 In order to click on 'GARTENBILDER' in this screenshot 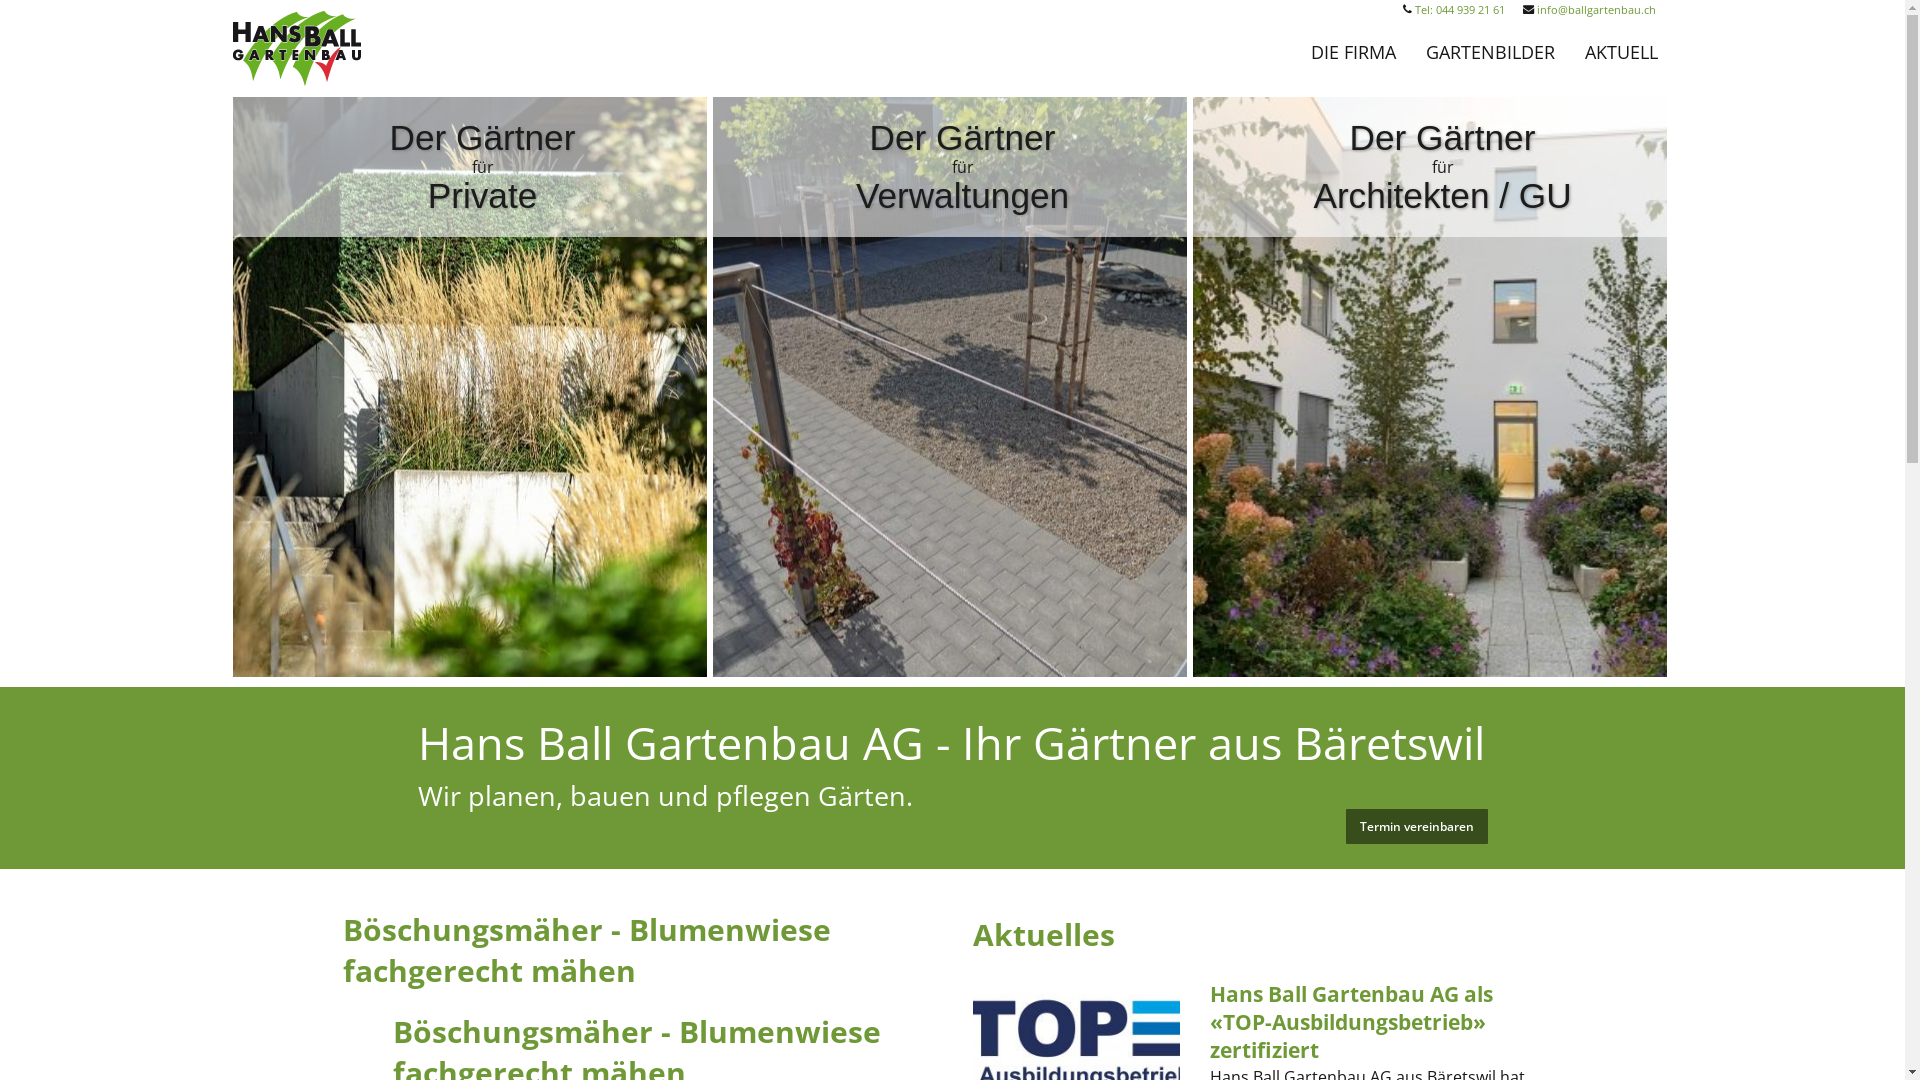, I will do `click(1489, 63)`.